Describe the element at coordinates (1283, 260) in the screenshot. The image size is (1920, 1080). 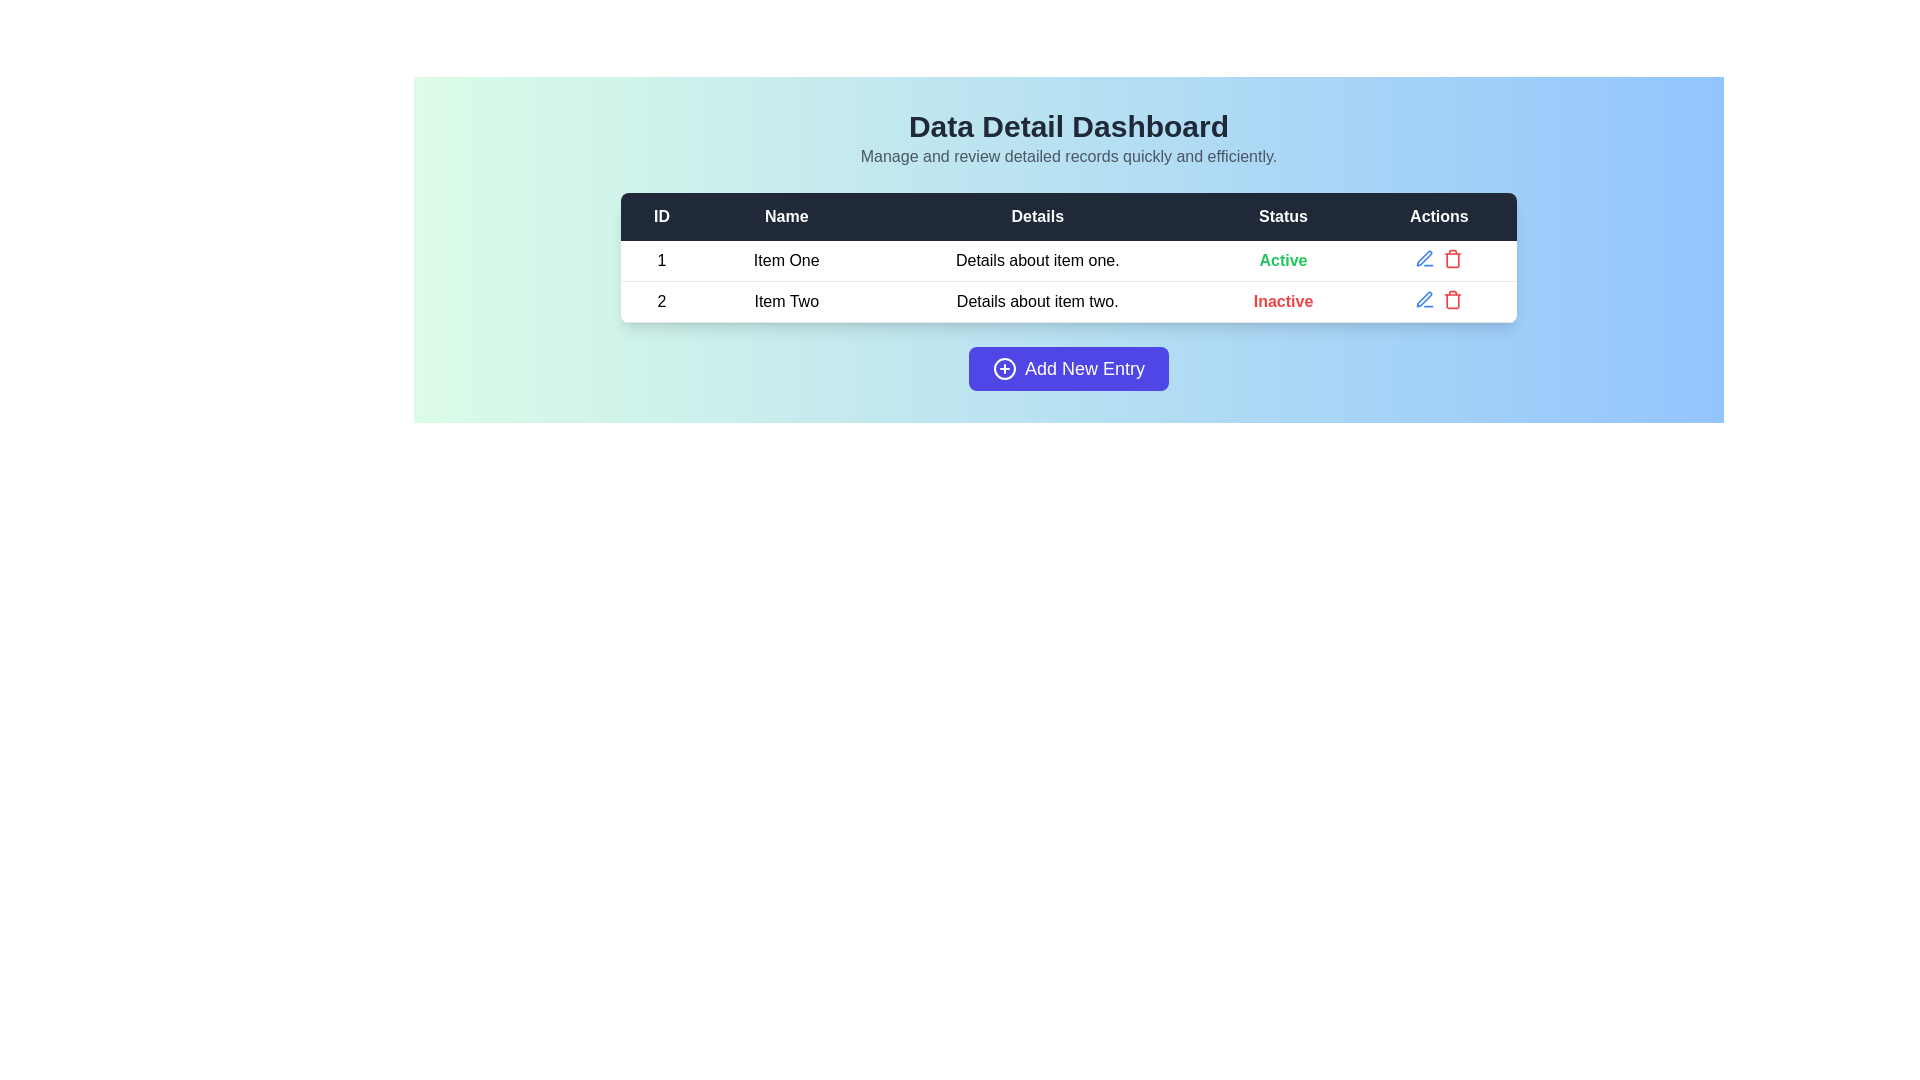
I see `the Text Label indicating the current activity status of the item, which displays 'Active' and is positioned in the status column of the first row of the table` at that location.